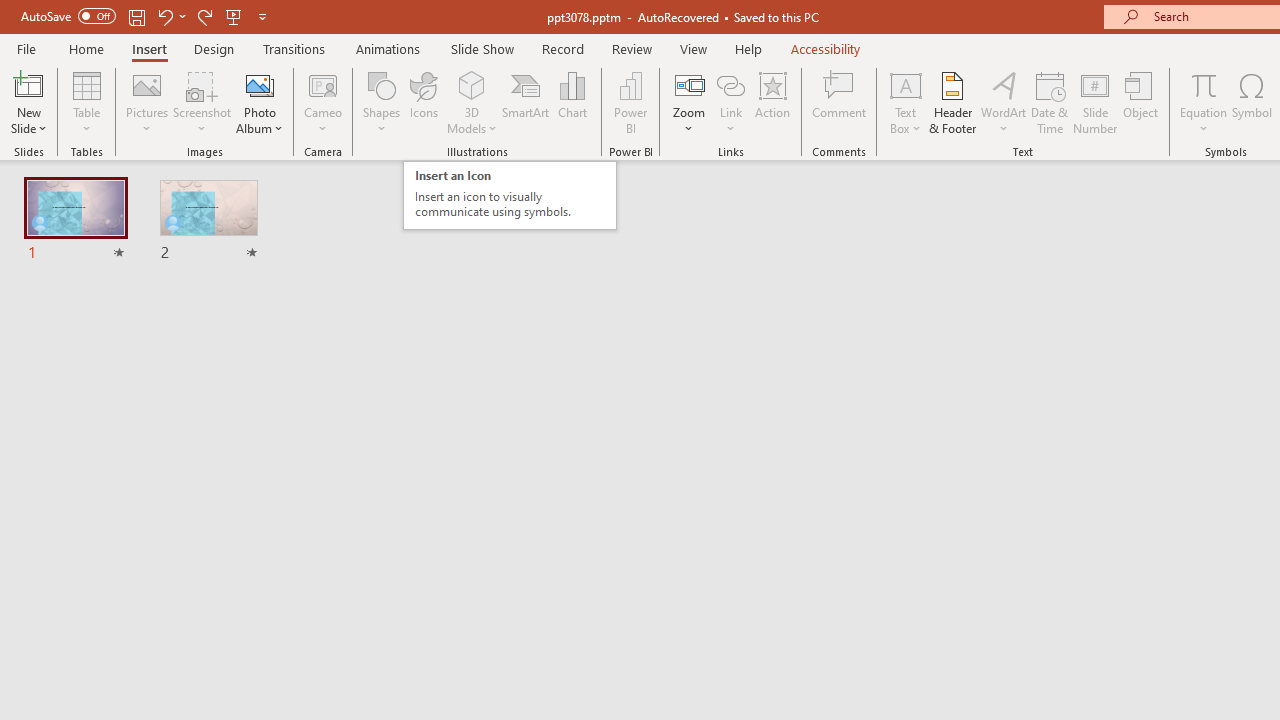  I want to click on 'Action', so click(772, 103).